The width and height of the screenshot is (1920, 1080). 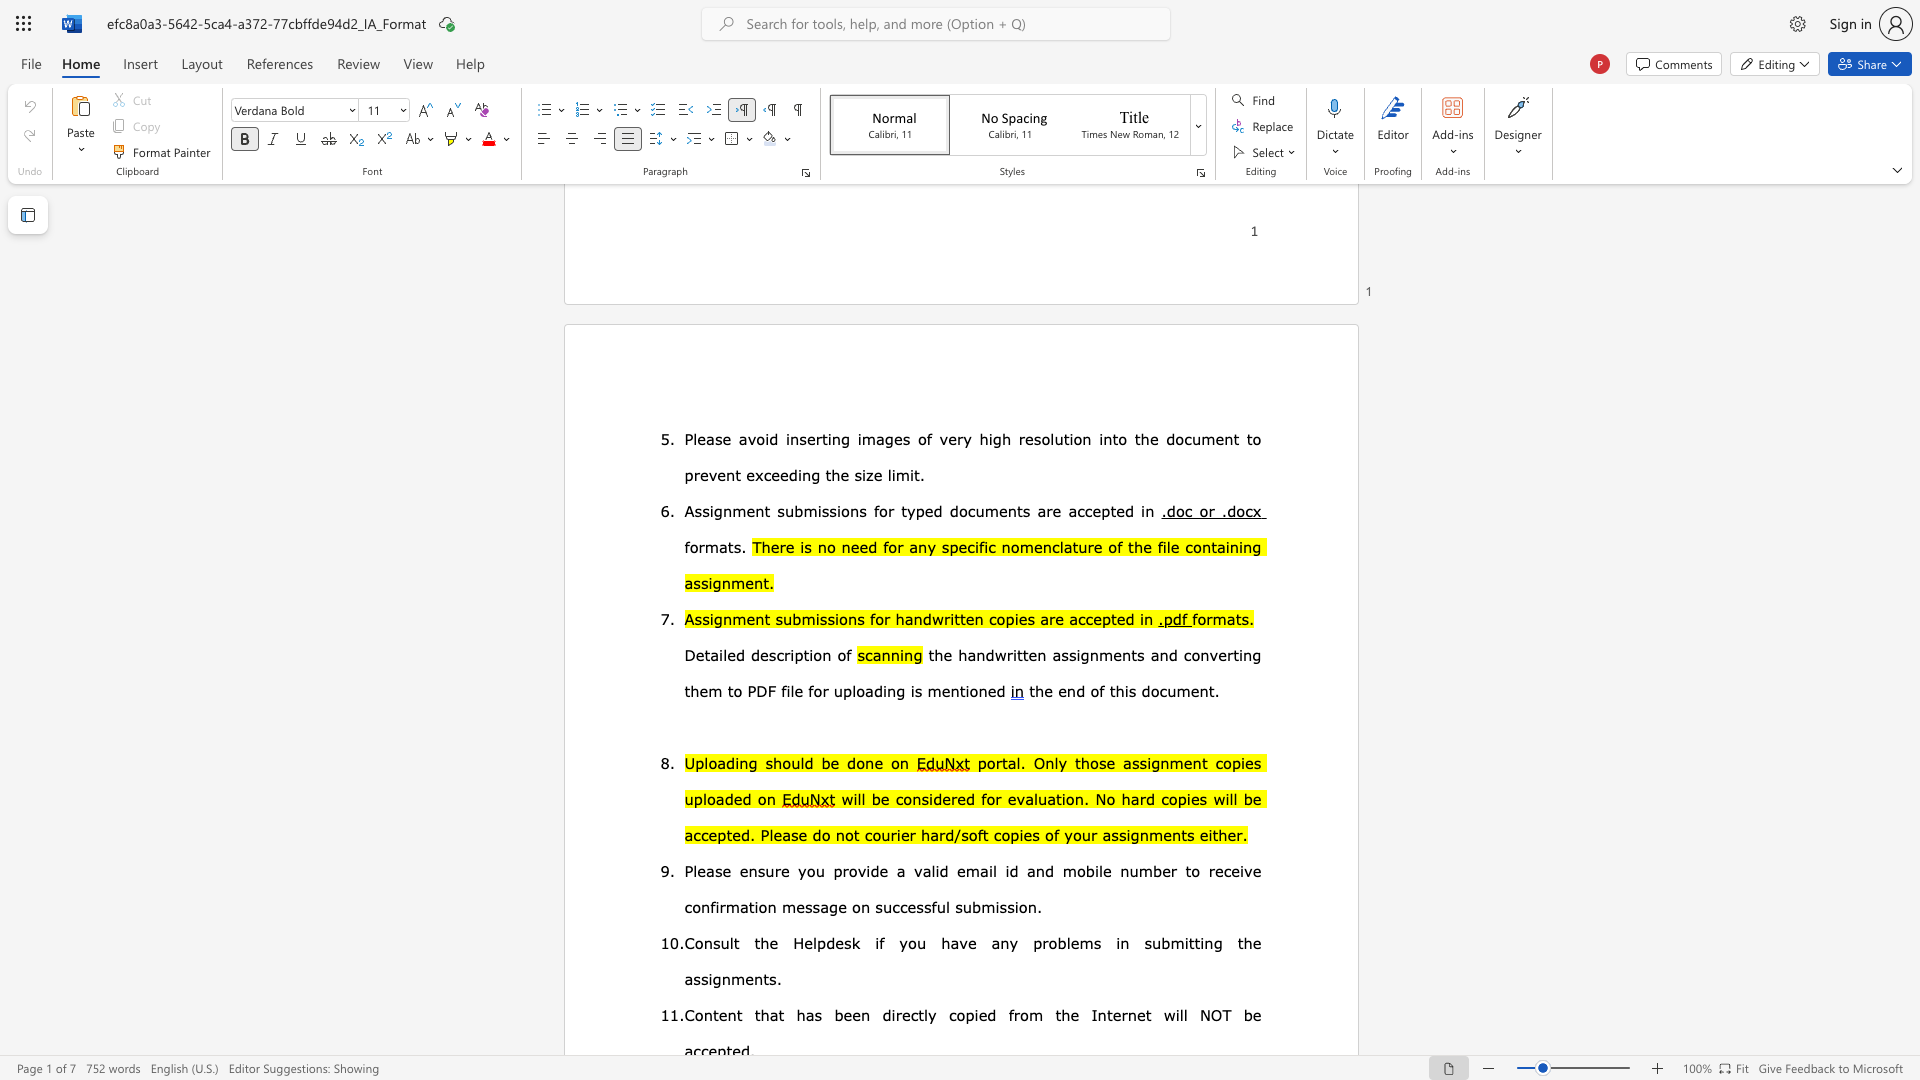 What do you see at coordinates (930, 617) in the screenshot?
I see `the subset text "writt" within the text "Assignment submissions for handwritten copies are accepted in"` at bounding box center [930, 617].